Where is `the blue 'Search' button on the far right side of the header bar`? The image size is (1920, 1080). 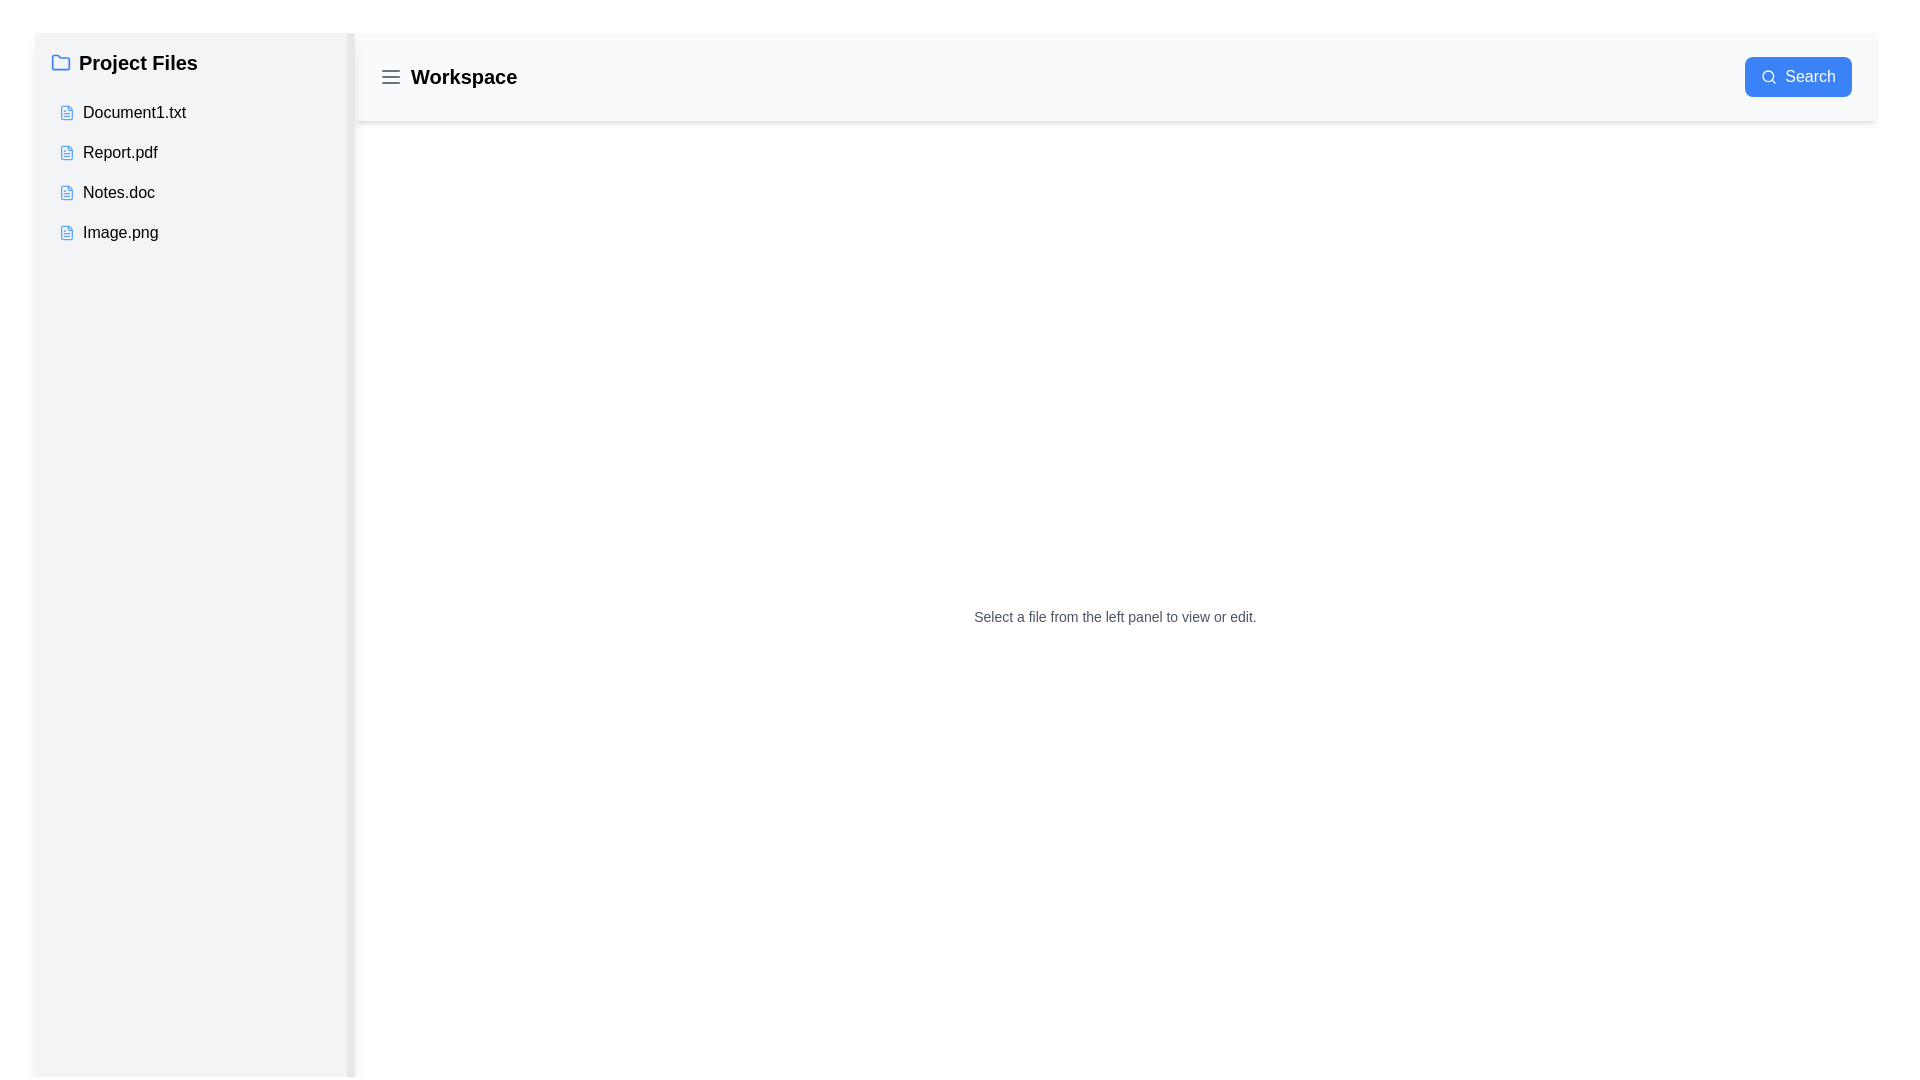
the blue 'Search' button on the far right side of the header bar is located at coordinates (1798, 76).